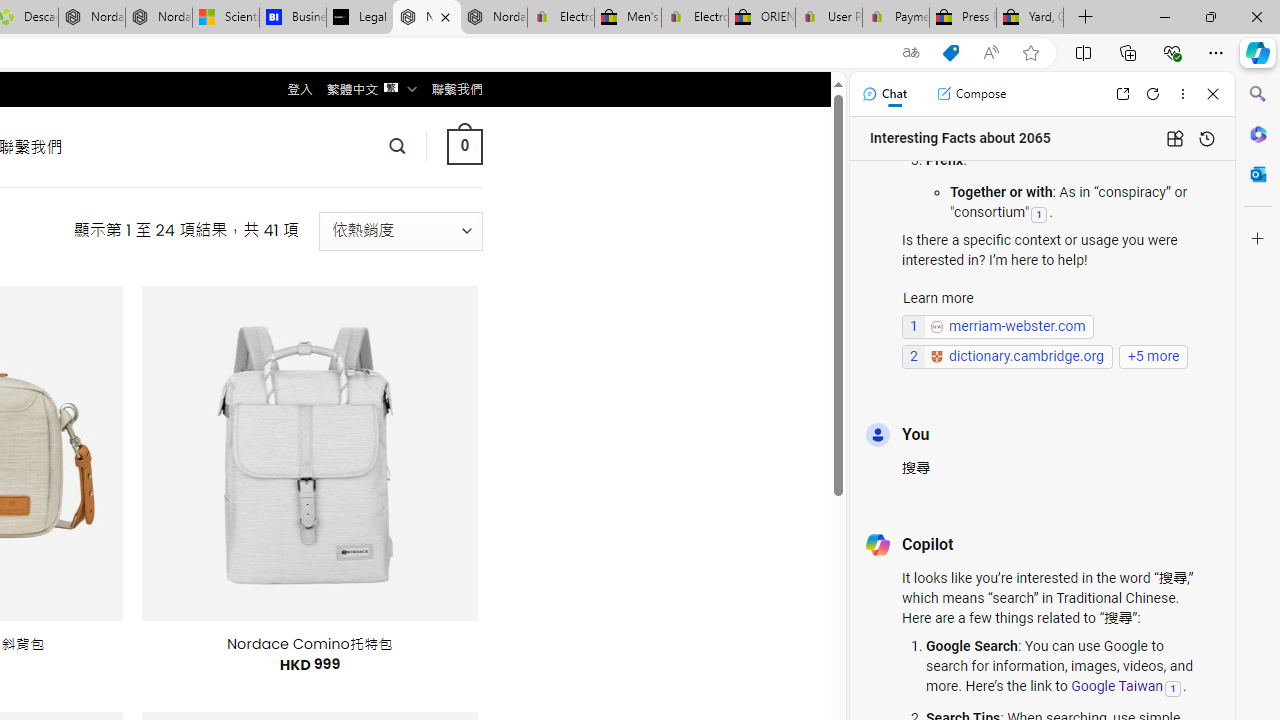 Image resolution: width=1280 pixels, height=720 pixels. What do you see at coordinates (895, 17) in the screenshot?
I see `'Payments Terms of Use | eBay.com'` at bounding box center [895, 17].